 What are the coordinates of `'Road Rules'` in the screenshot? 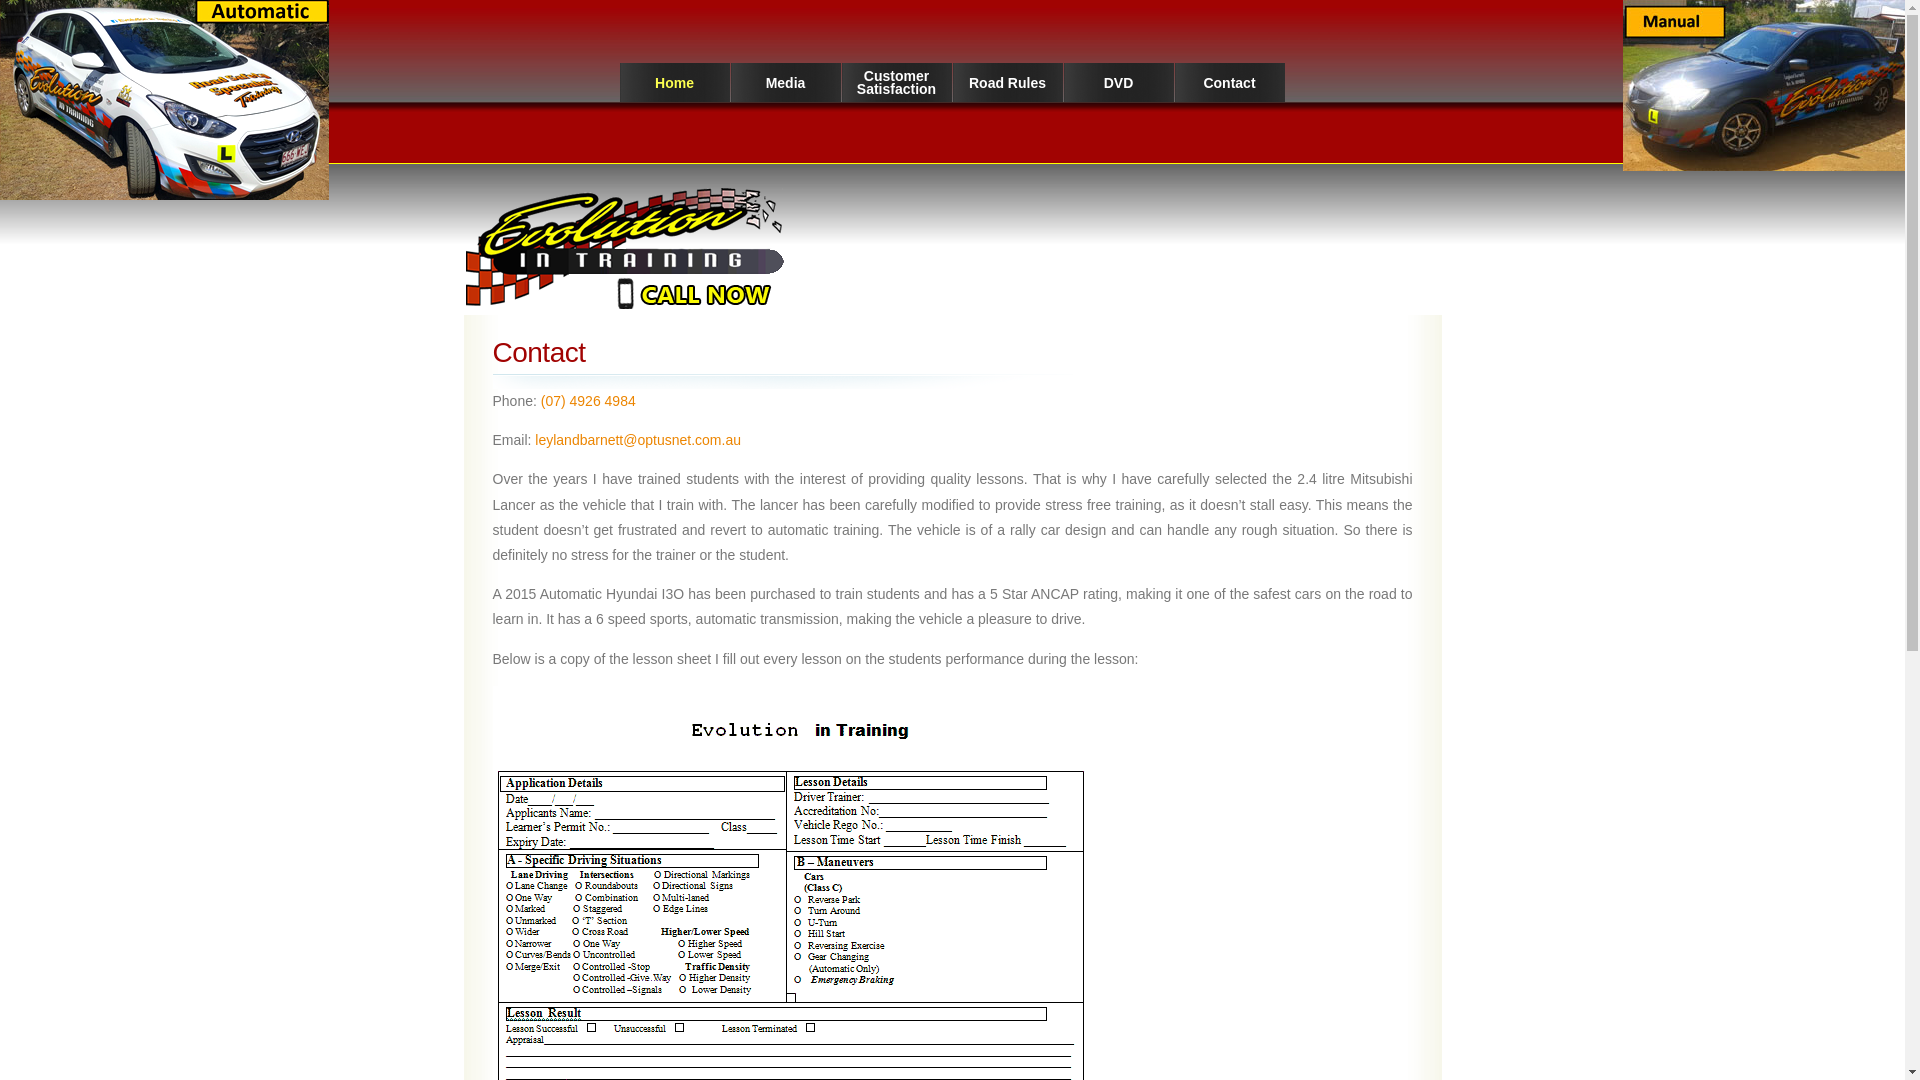 It's located at (950, 83).